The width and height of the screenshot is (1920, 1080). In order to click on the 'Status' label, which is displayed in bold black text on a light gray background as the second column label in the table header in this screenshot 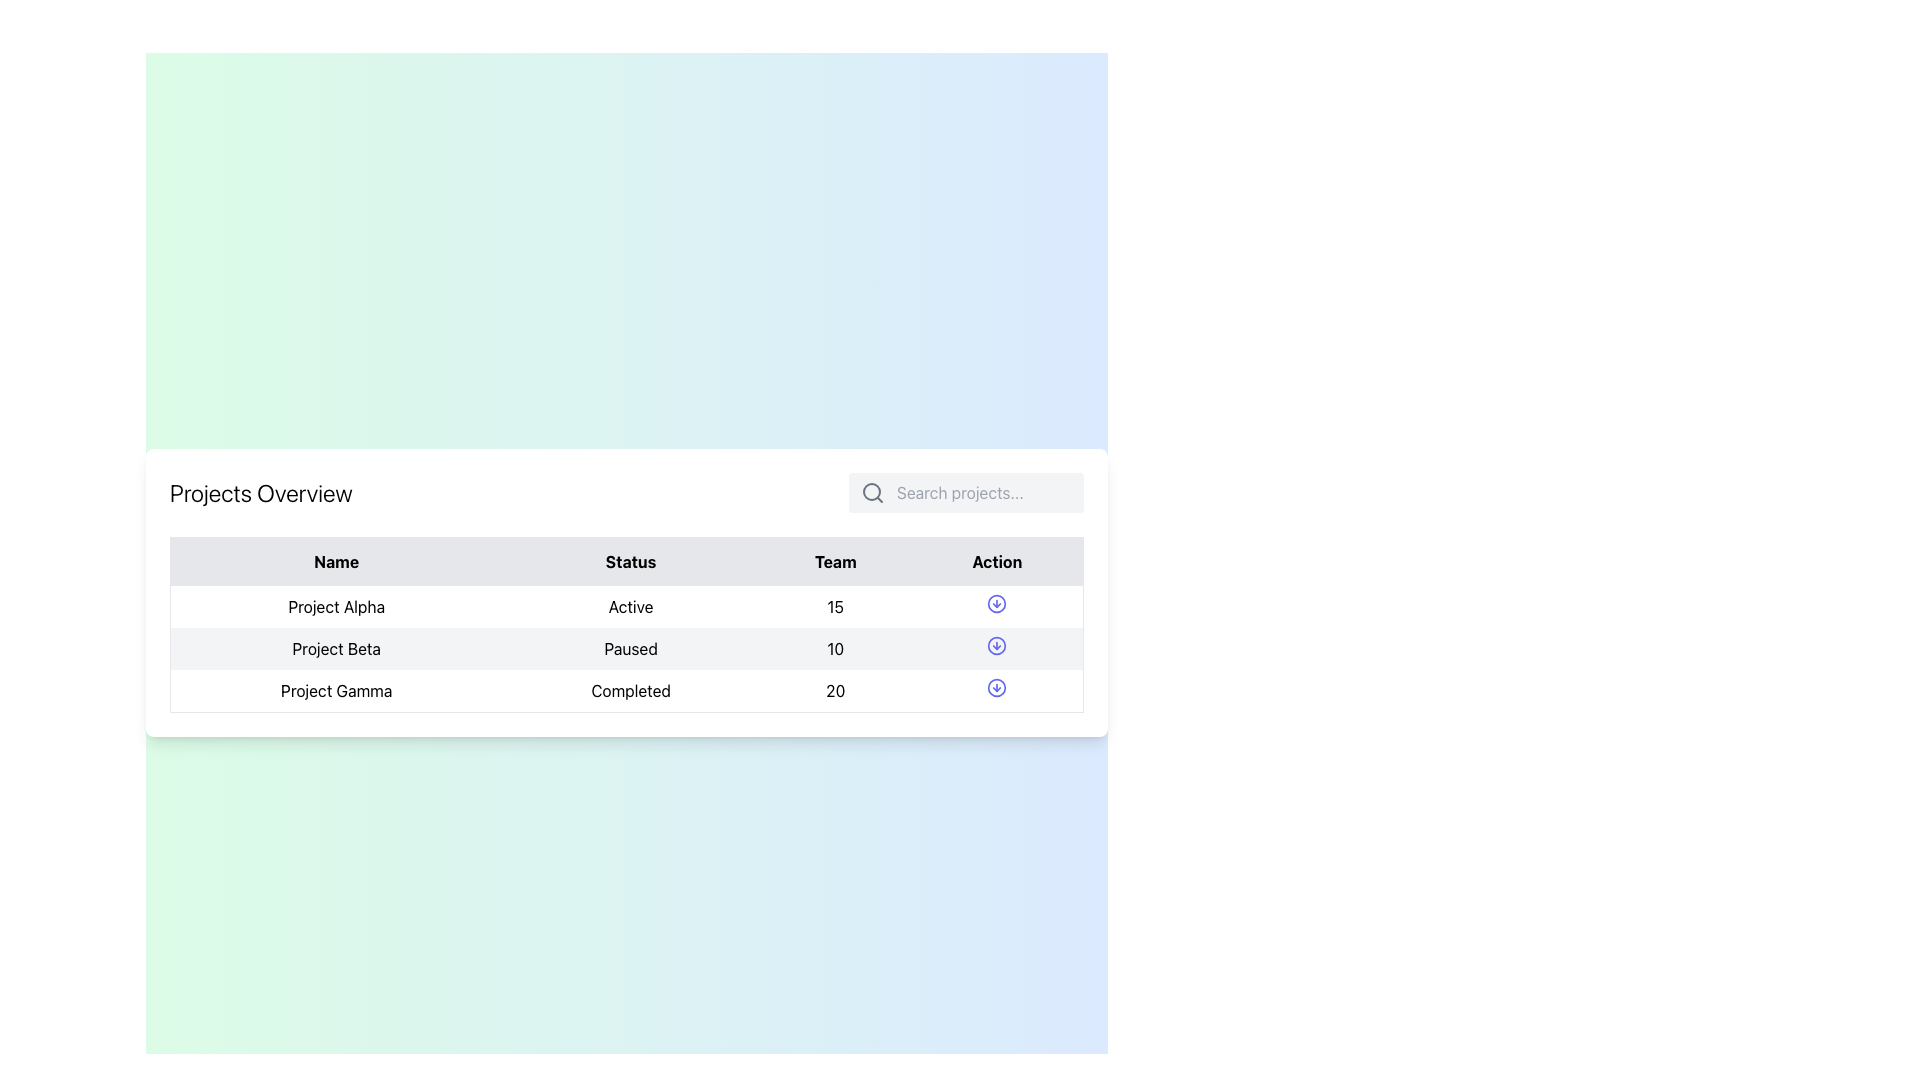, I will do `click(630, 561)`.